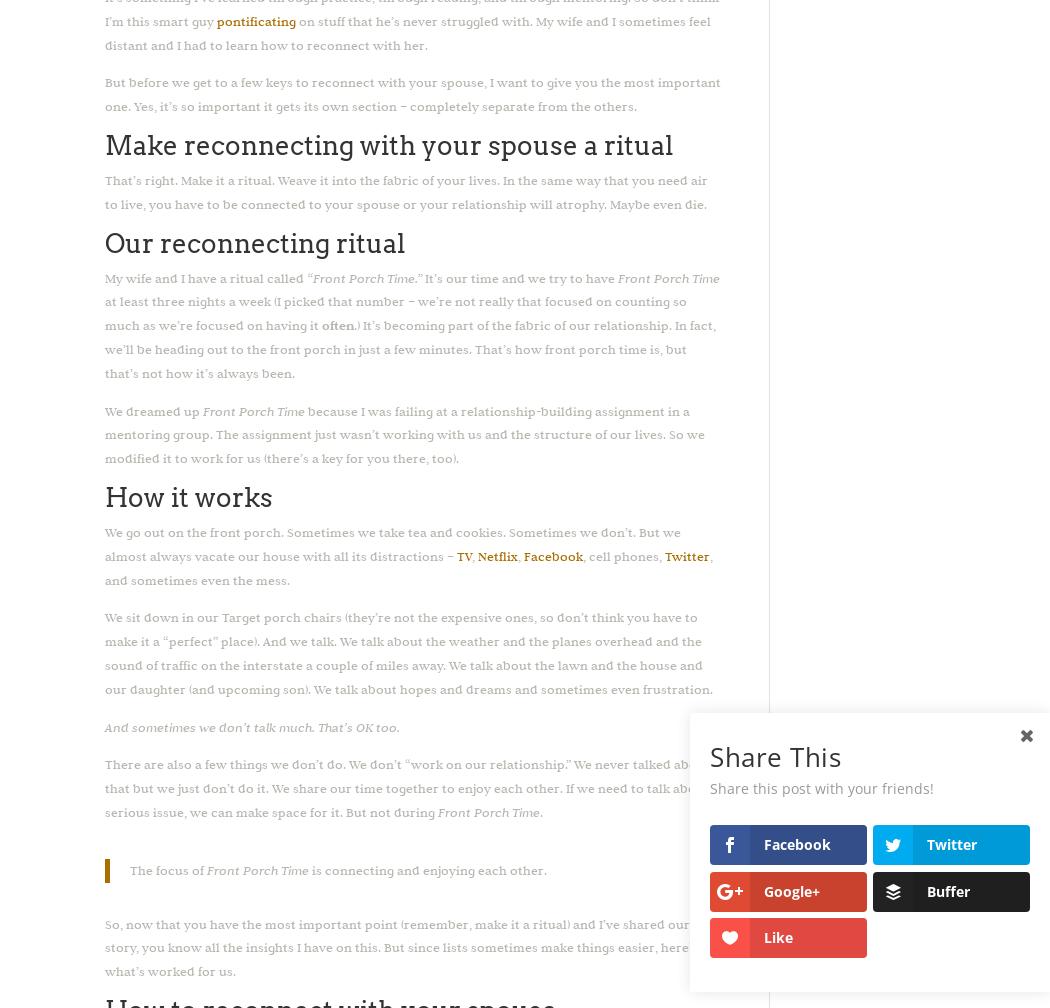 The image size is (1050, 1008). What do you see at coordinates (401, 947) in the screenshot?
I see `'So, now that you have the most important point (remember, make it a ritual) and I’ve shared our story, you know all the insights I have on this. But since lists sometimes make things easier, here’s what’s worked for us.'` at bounding box center [401, 947].